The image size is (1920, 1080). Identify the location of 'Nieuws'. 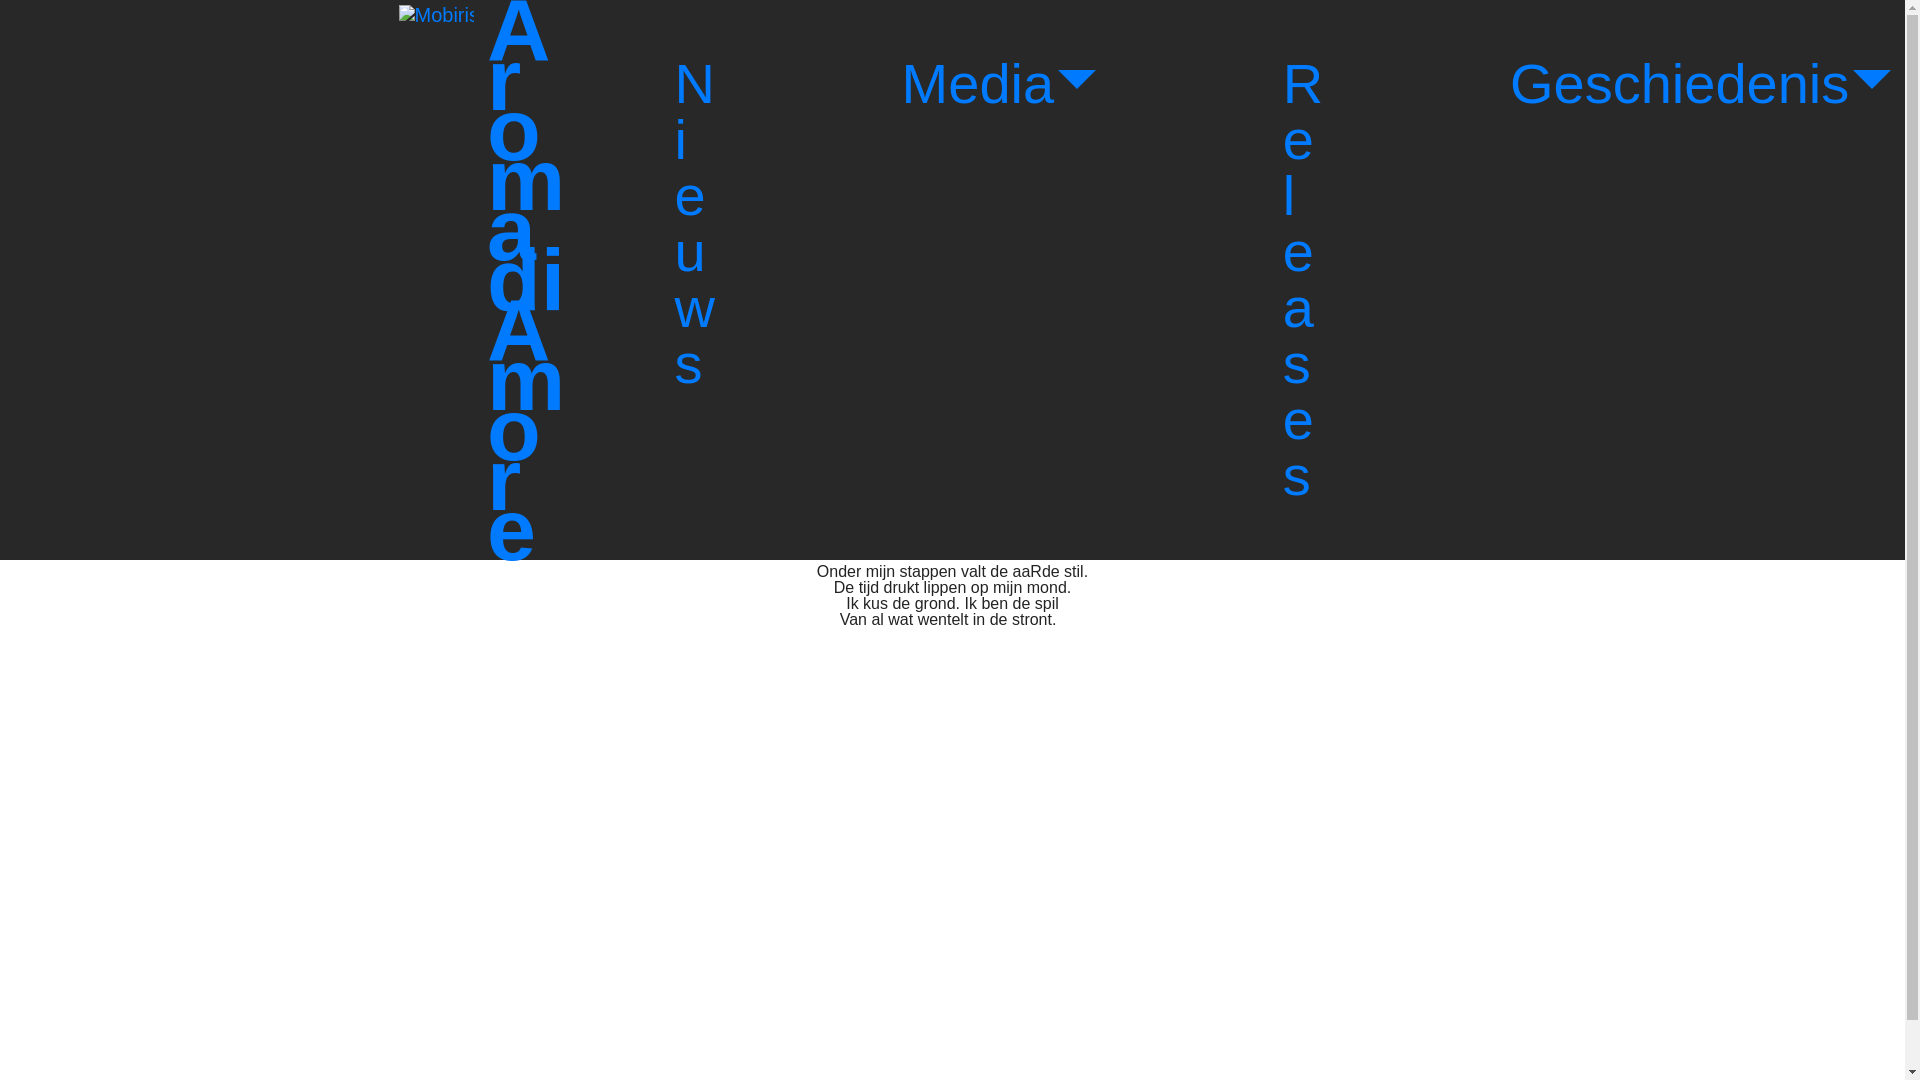
(694, 224).